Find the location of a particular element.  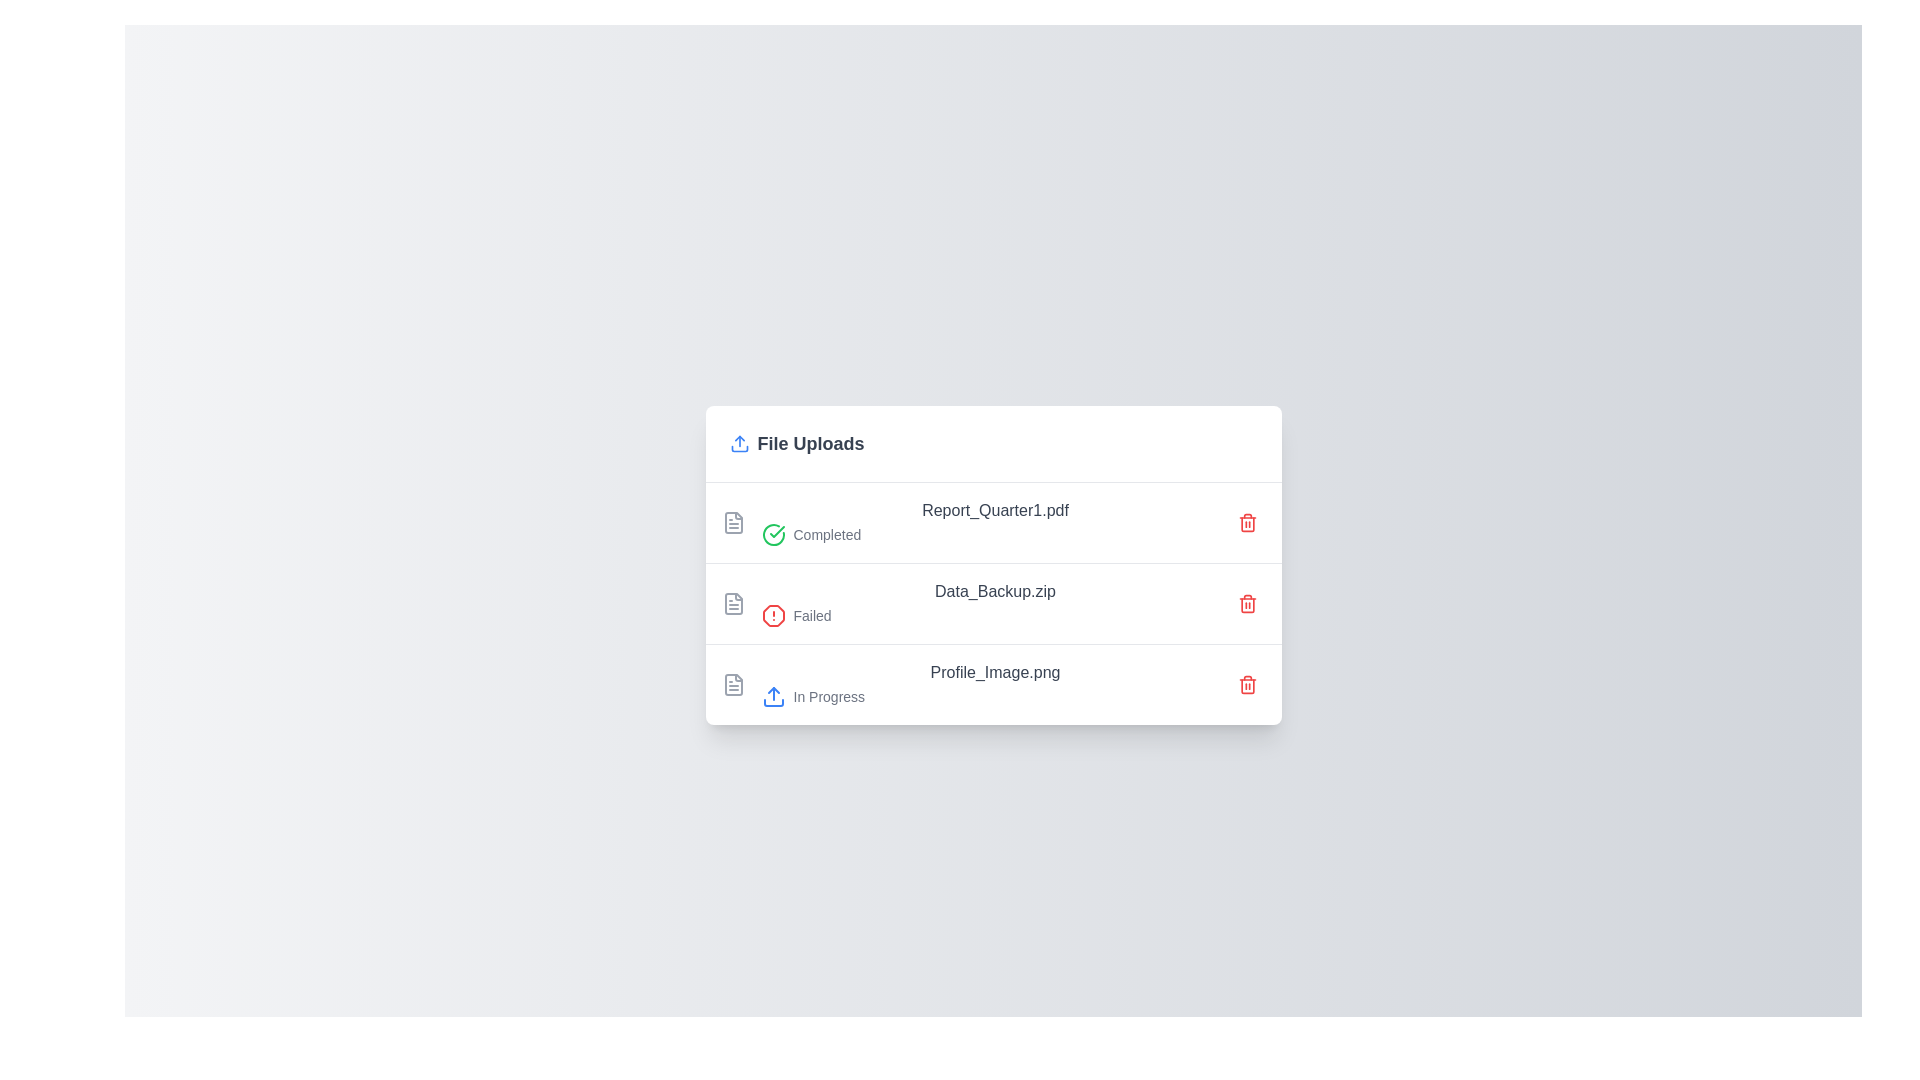

the Trash/Delete icon button located at the far right end of the 'Data_Backup.zip' file entry to observe the hover style change is located at coordinates (1246, 602).